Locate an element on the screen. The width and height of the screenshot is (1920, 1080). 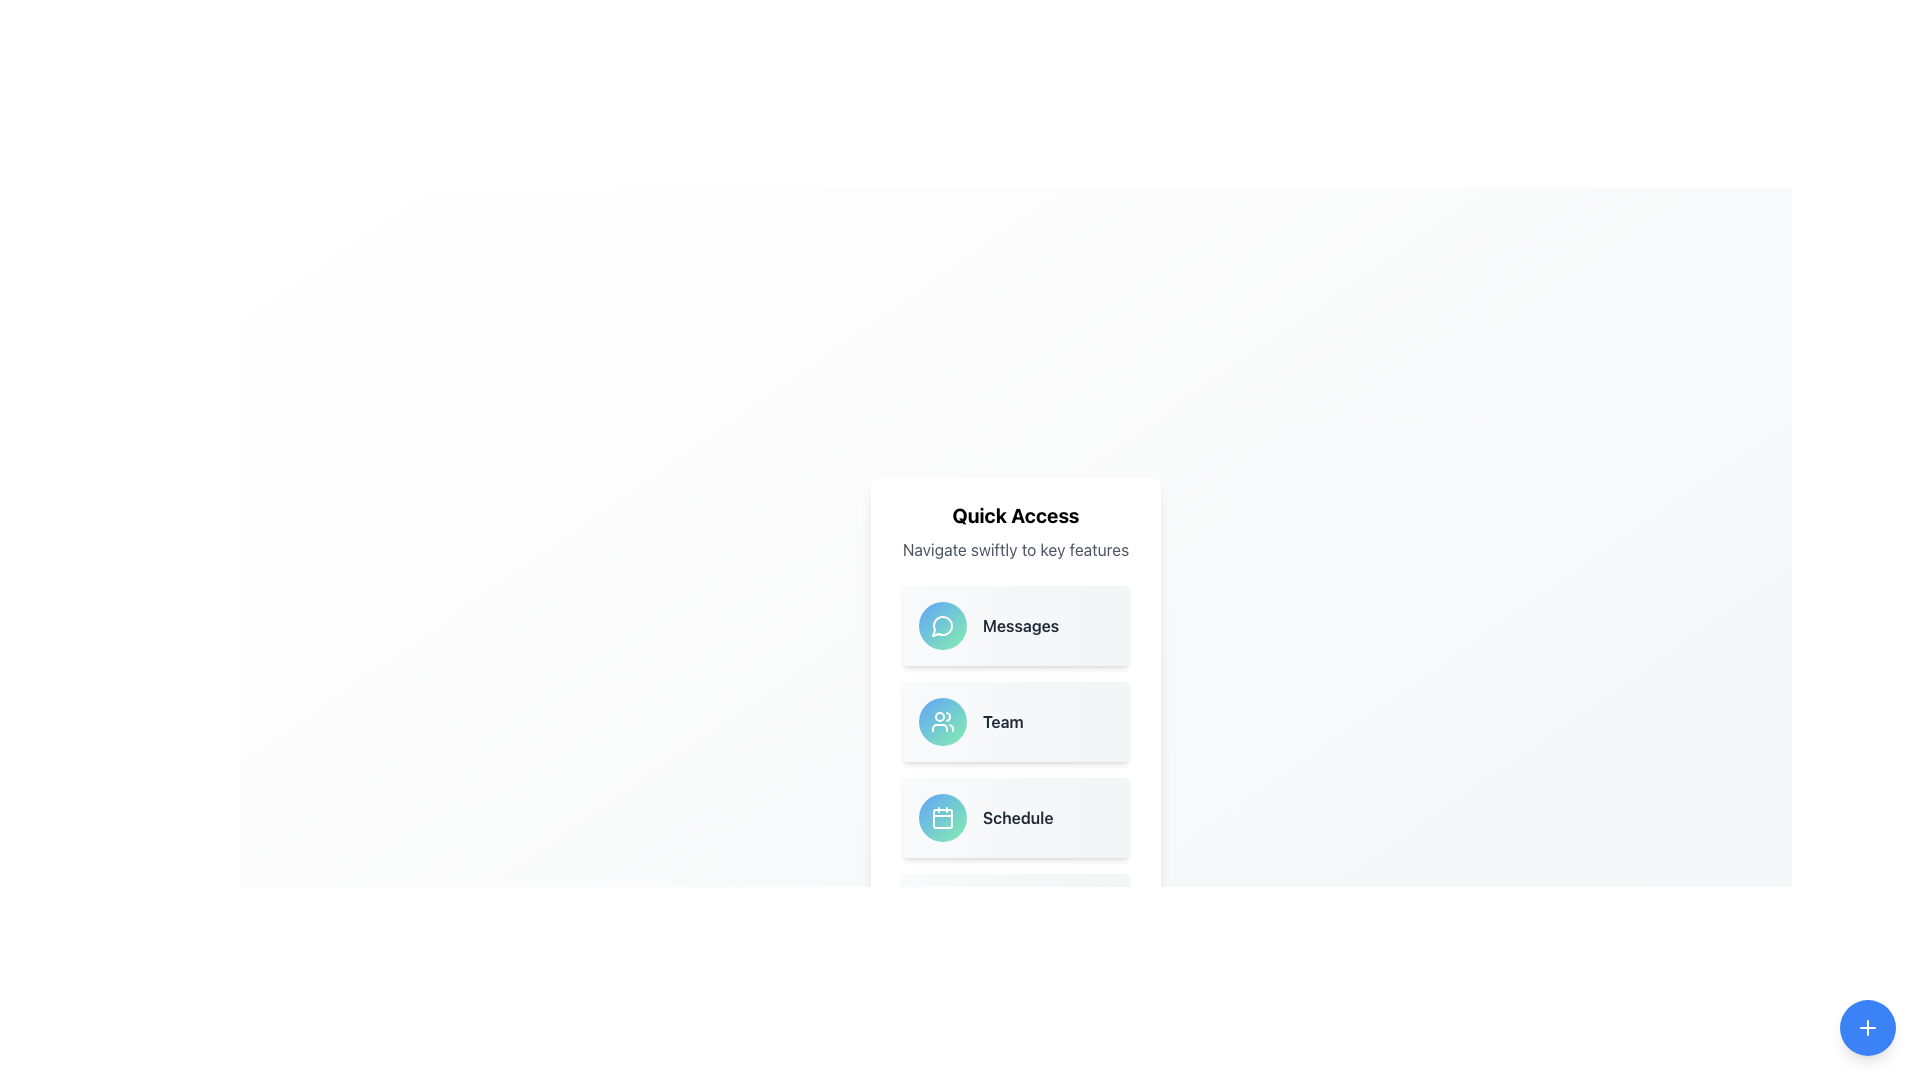
the '+' button located in the bottom-right corner of the interface for repositioning, as it serves as an action trigger for adding new content is located at coordinates (1866, 1028).